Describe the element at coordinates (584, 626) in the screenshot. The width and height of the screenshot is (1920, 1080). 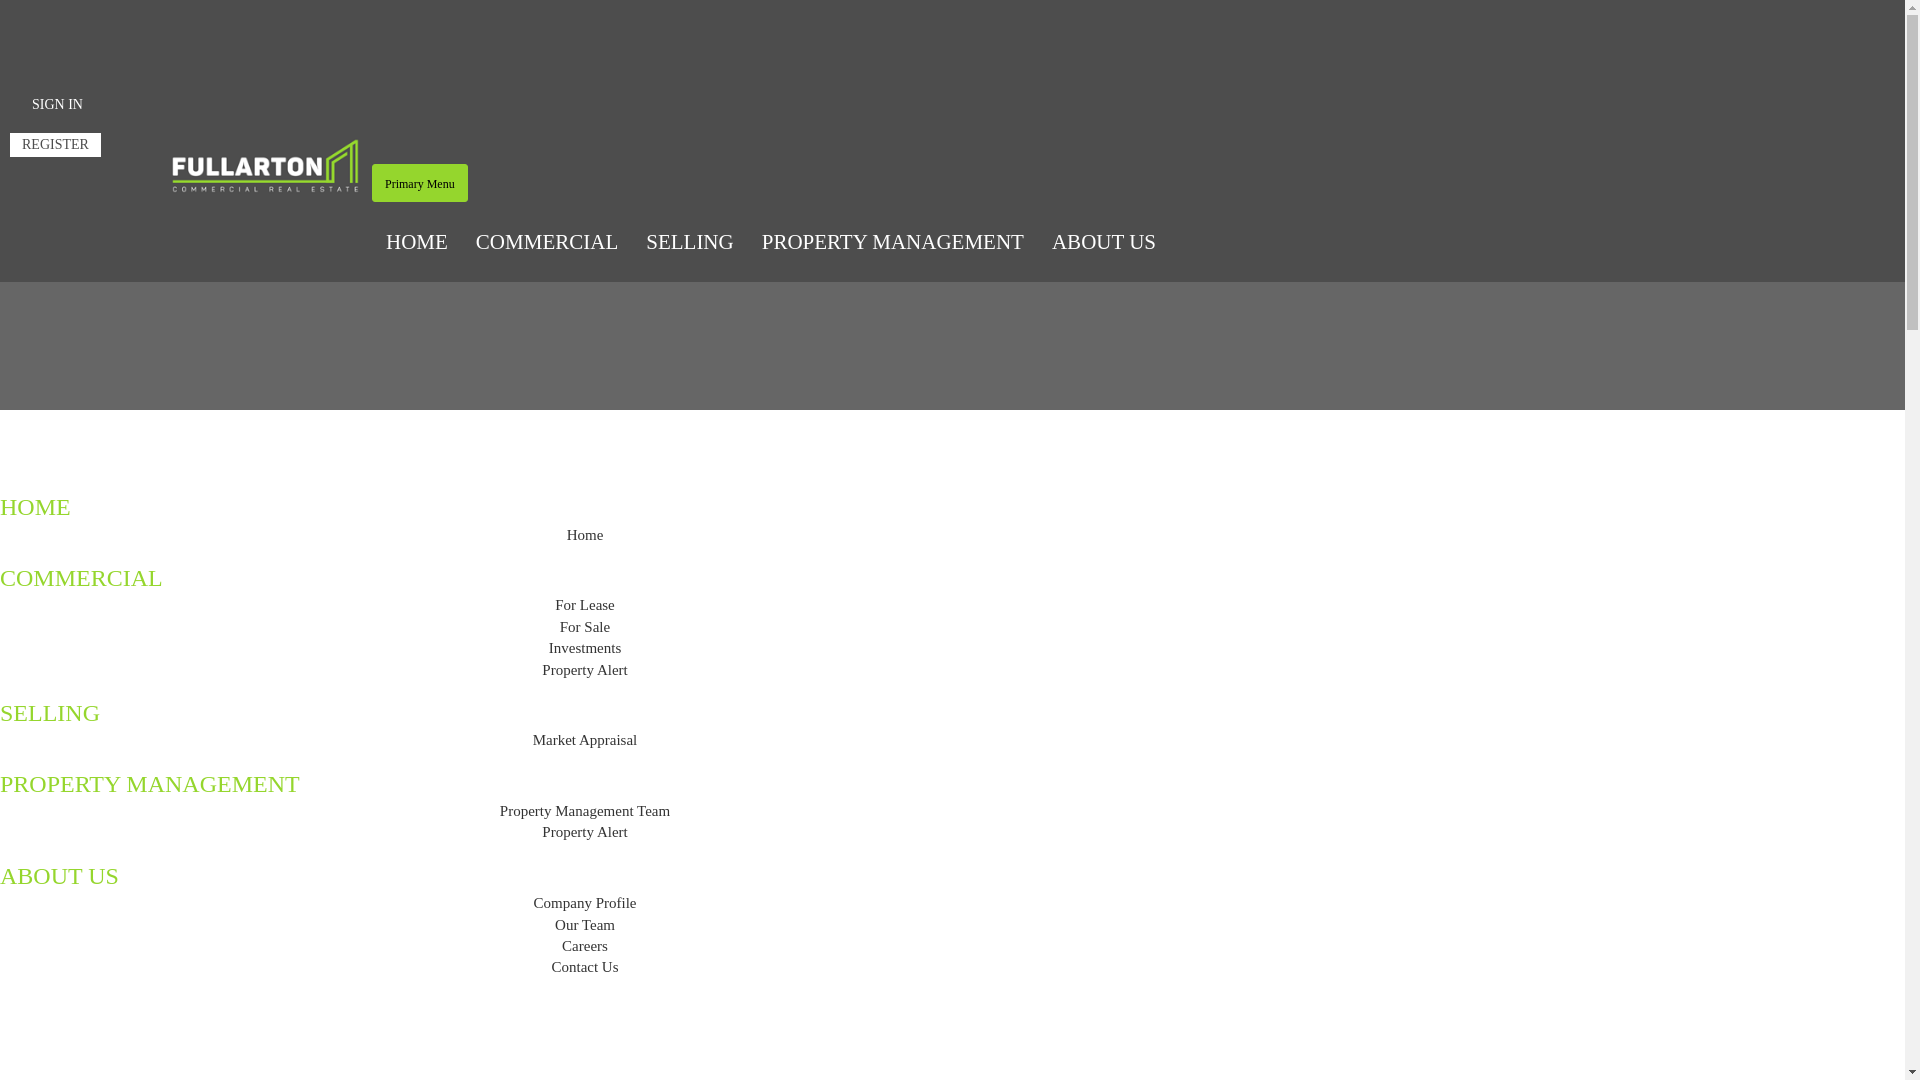
I see `'For Sale'` at that location.